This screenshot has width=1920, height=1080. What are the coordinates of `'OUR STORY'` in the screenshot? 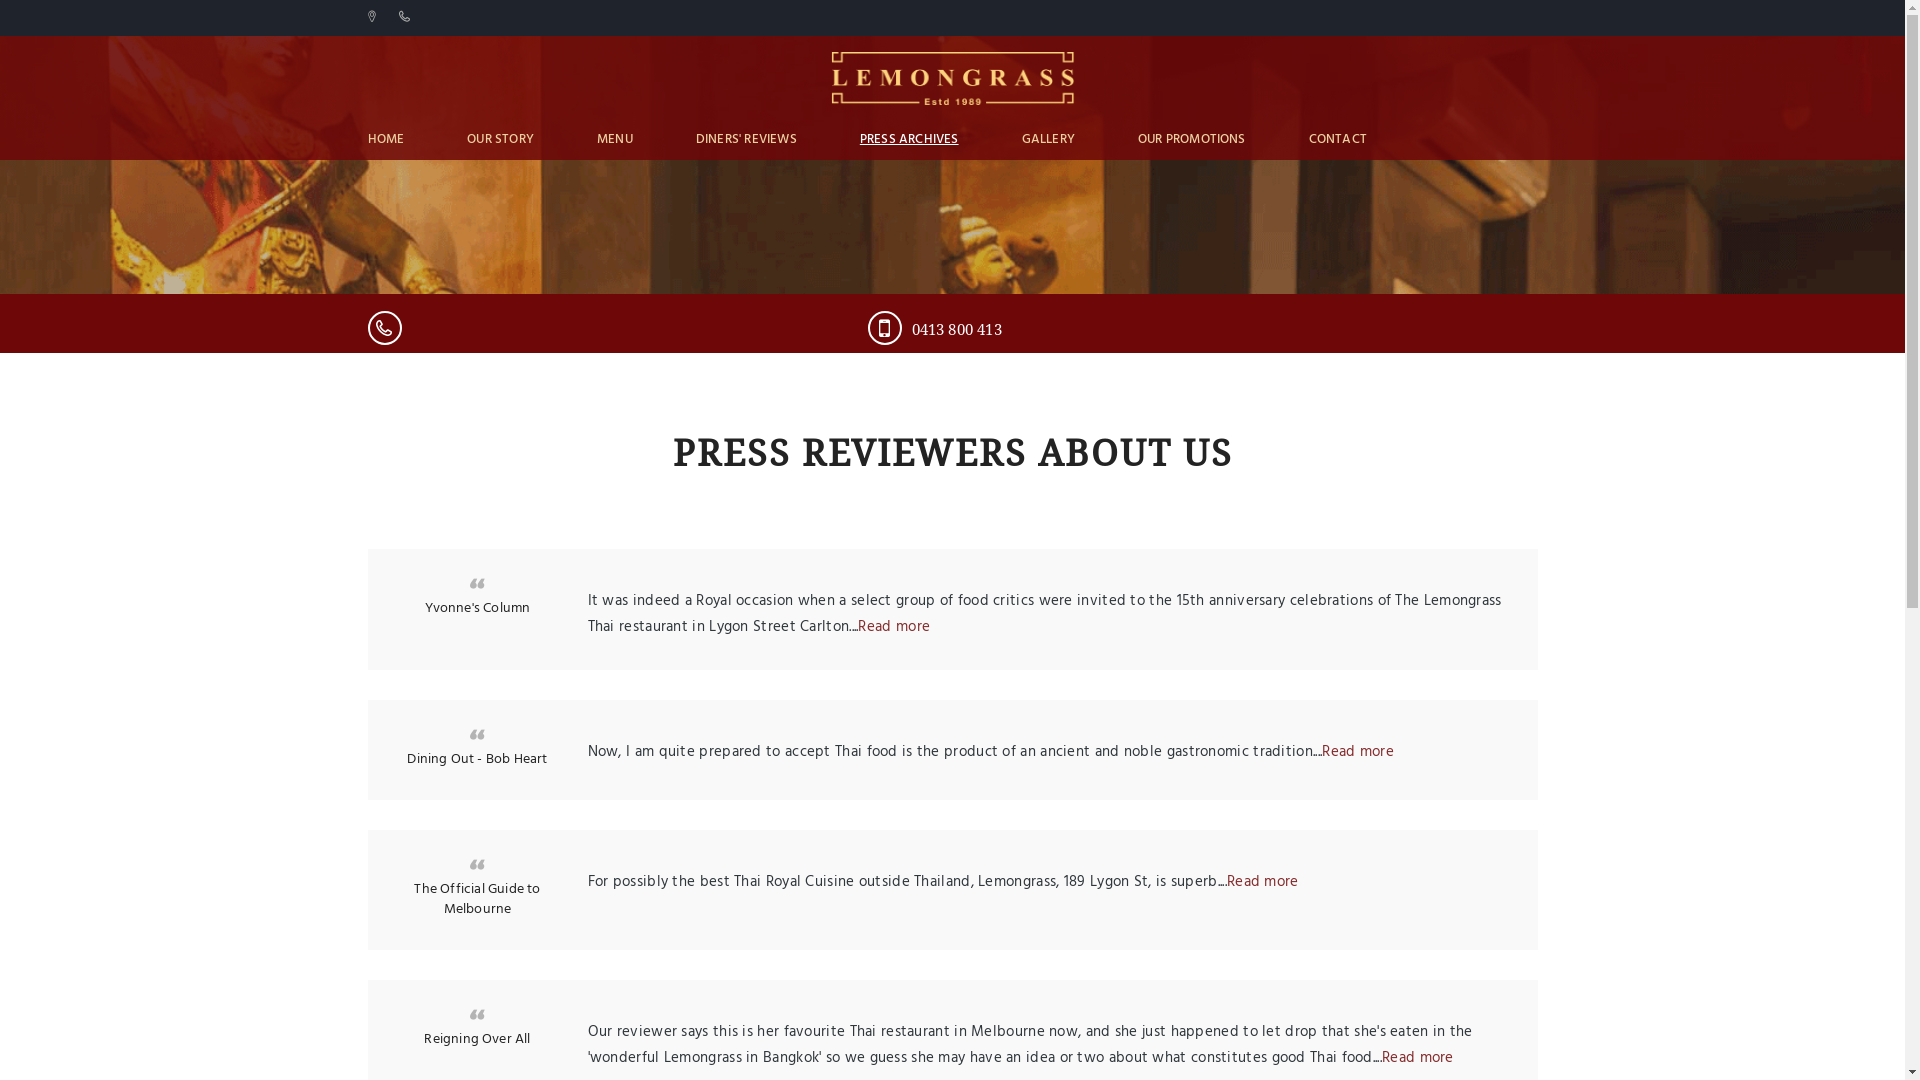 It's located at (500, 138).